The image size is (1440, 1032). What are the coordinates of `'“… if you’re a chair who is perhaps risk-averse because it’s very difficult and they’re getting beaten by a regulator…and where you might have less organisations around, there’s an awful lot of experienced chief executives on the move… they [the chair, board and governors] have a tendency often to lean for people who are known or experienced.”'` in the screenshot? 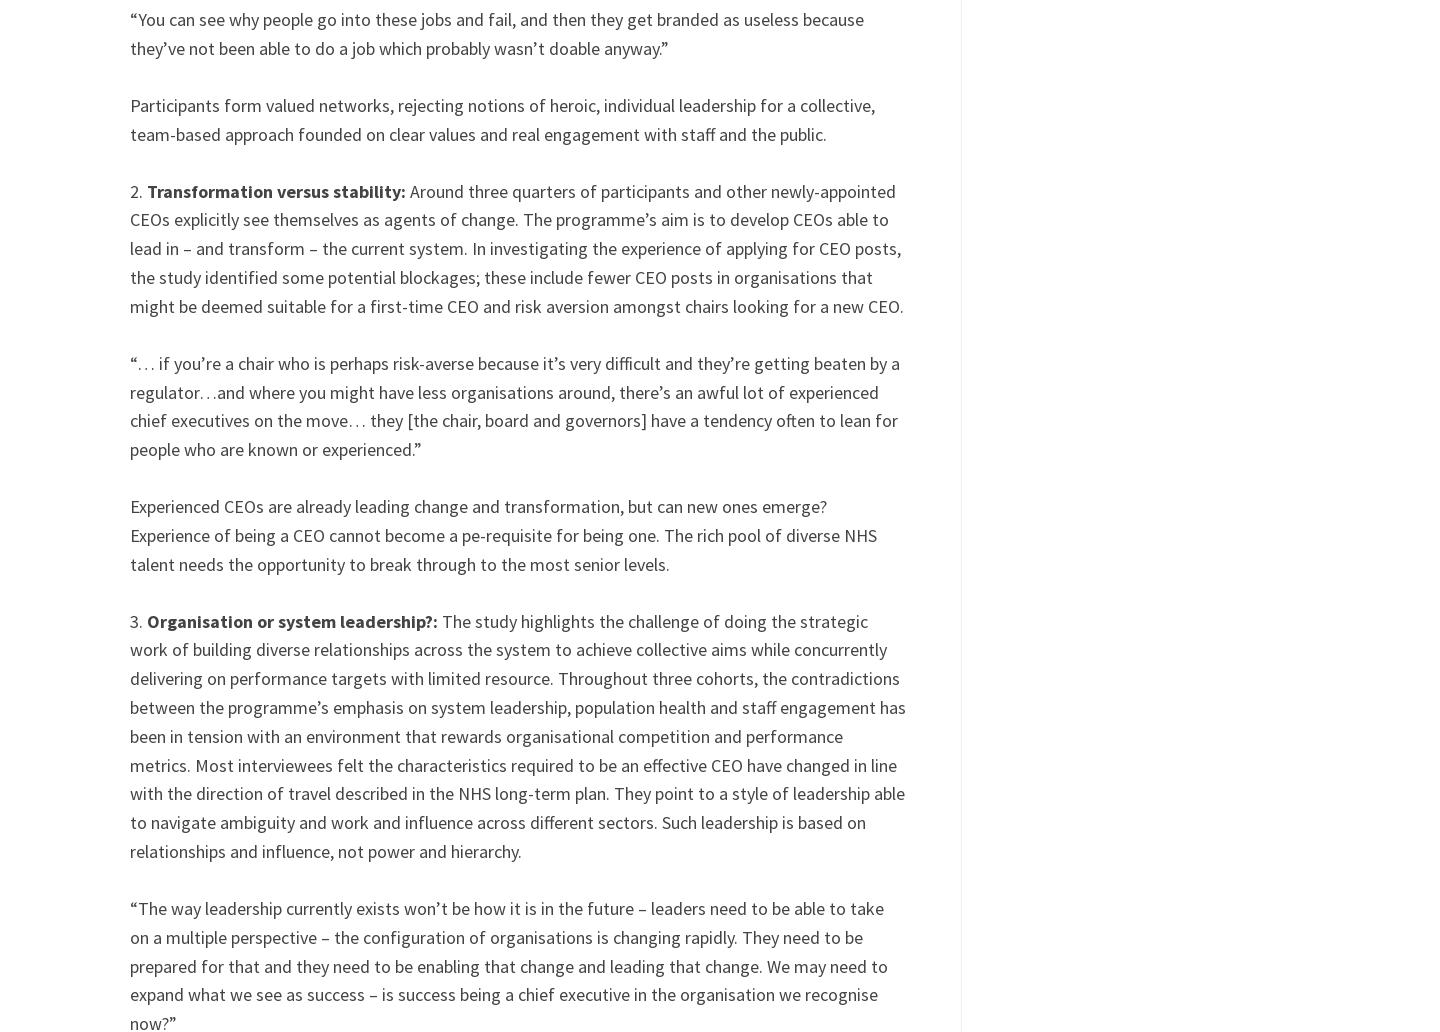 It's located at (129, 404).